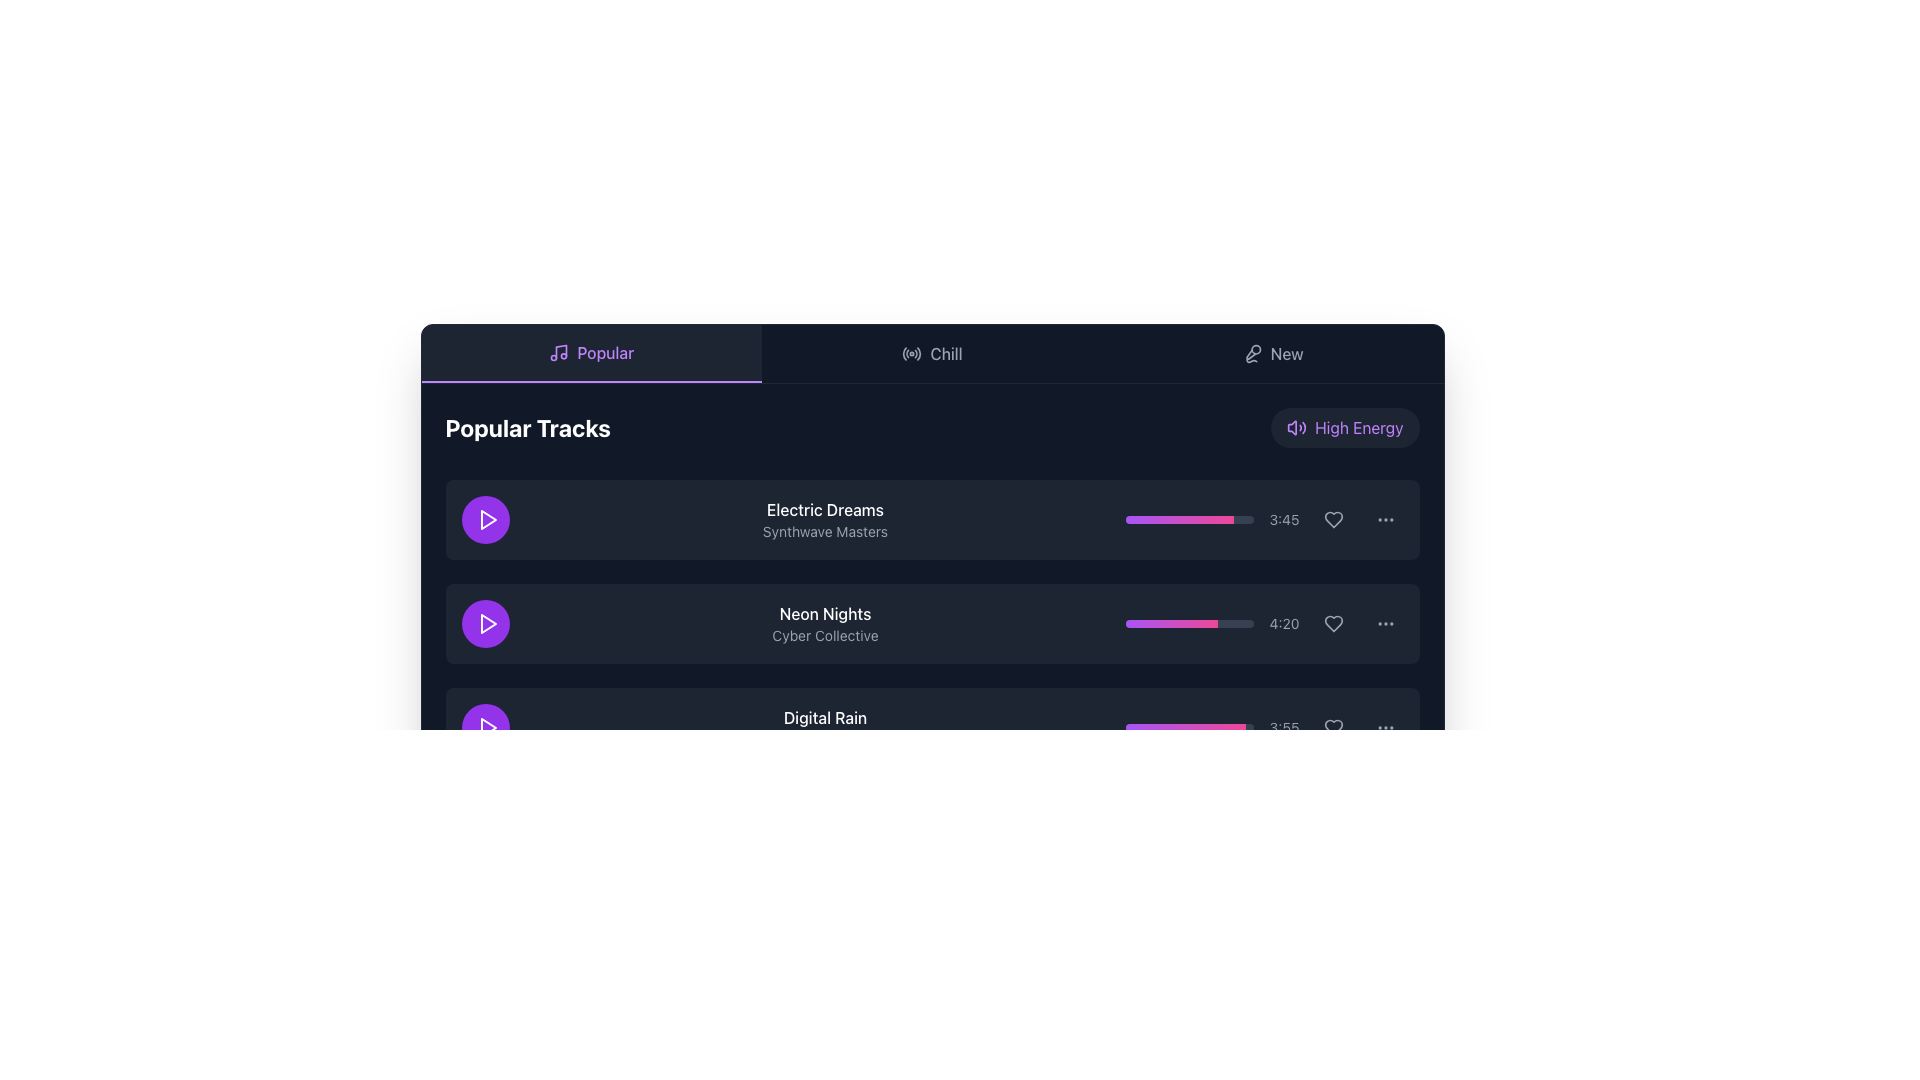 This screenshot has height=1080, width=1920. I want to click on the ellipsis button located to the right side of the last track in the 'Popular Tracks' list, so click(1384, 728).